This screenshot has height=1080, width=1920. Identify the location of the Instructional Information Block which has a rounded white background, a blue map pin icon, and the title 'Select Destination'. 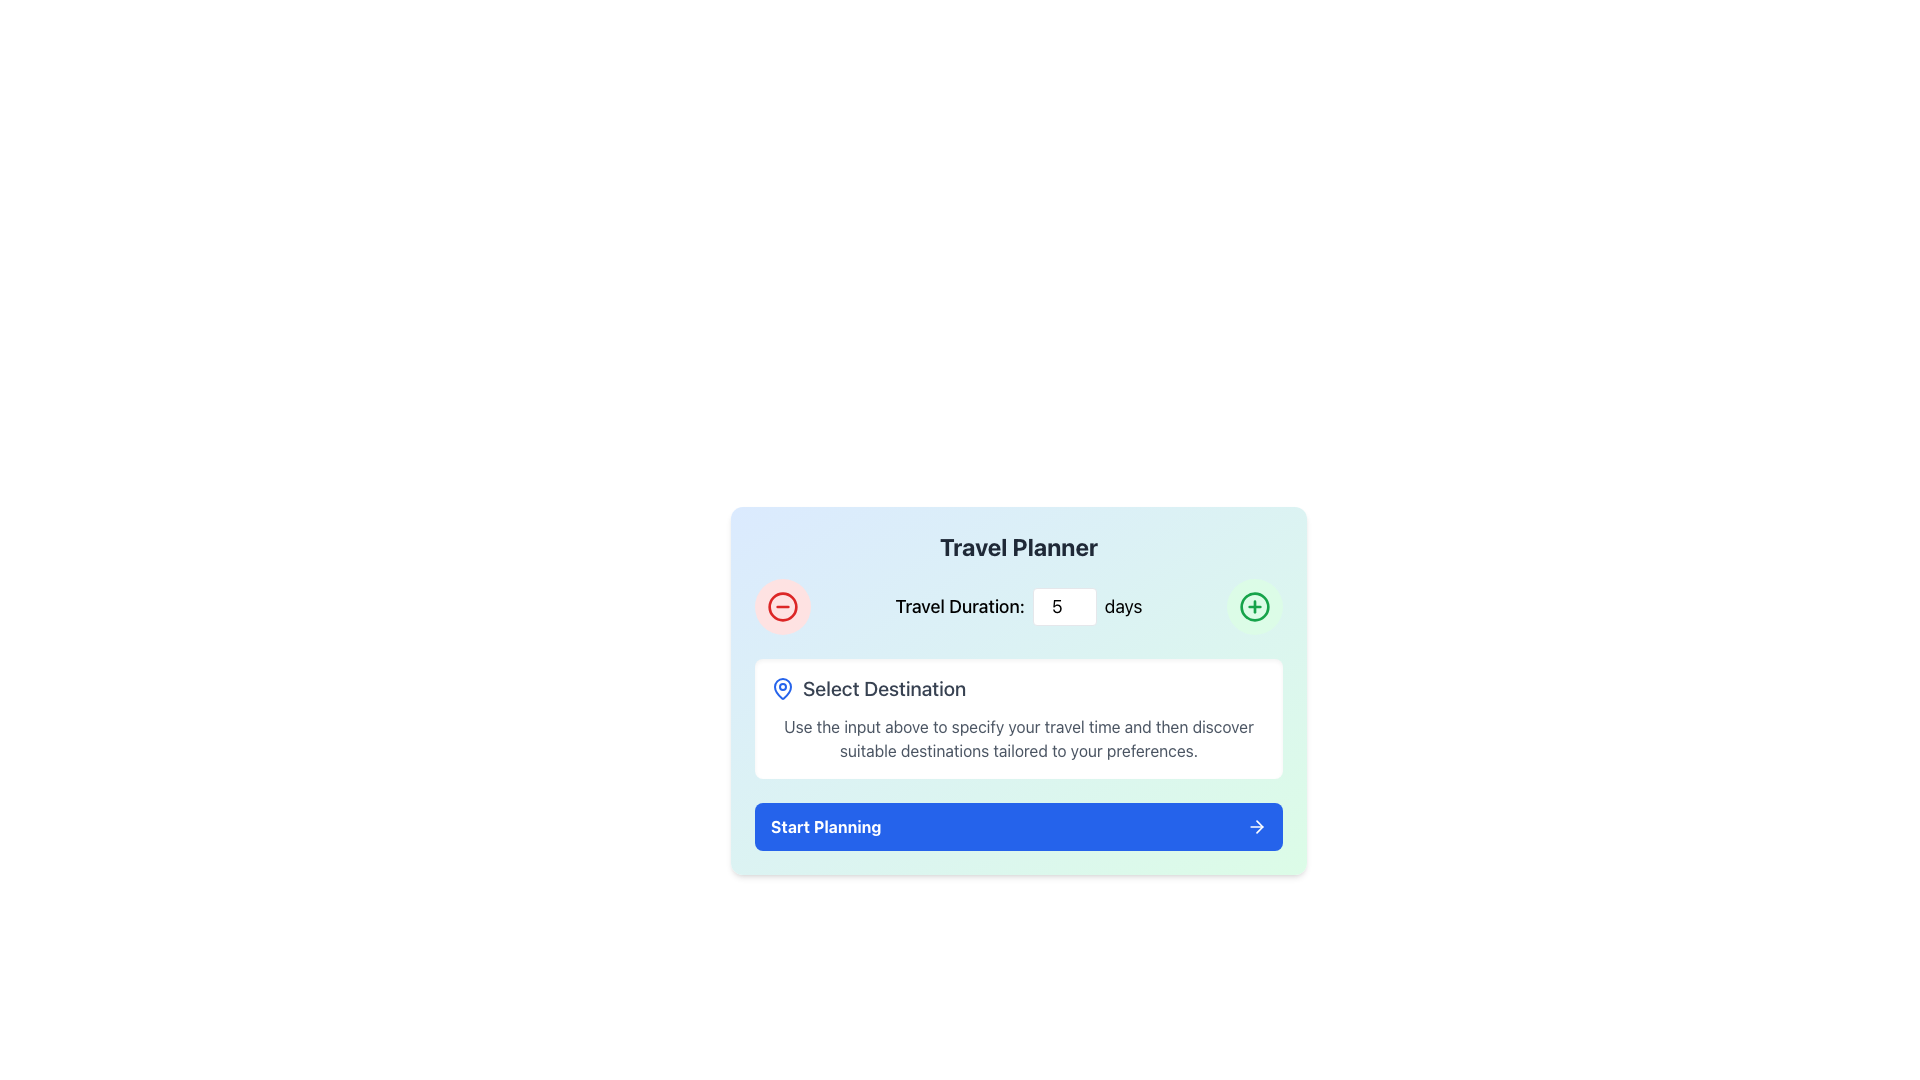
(1018, 717).